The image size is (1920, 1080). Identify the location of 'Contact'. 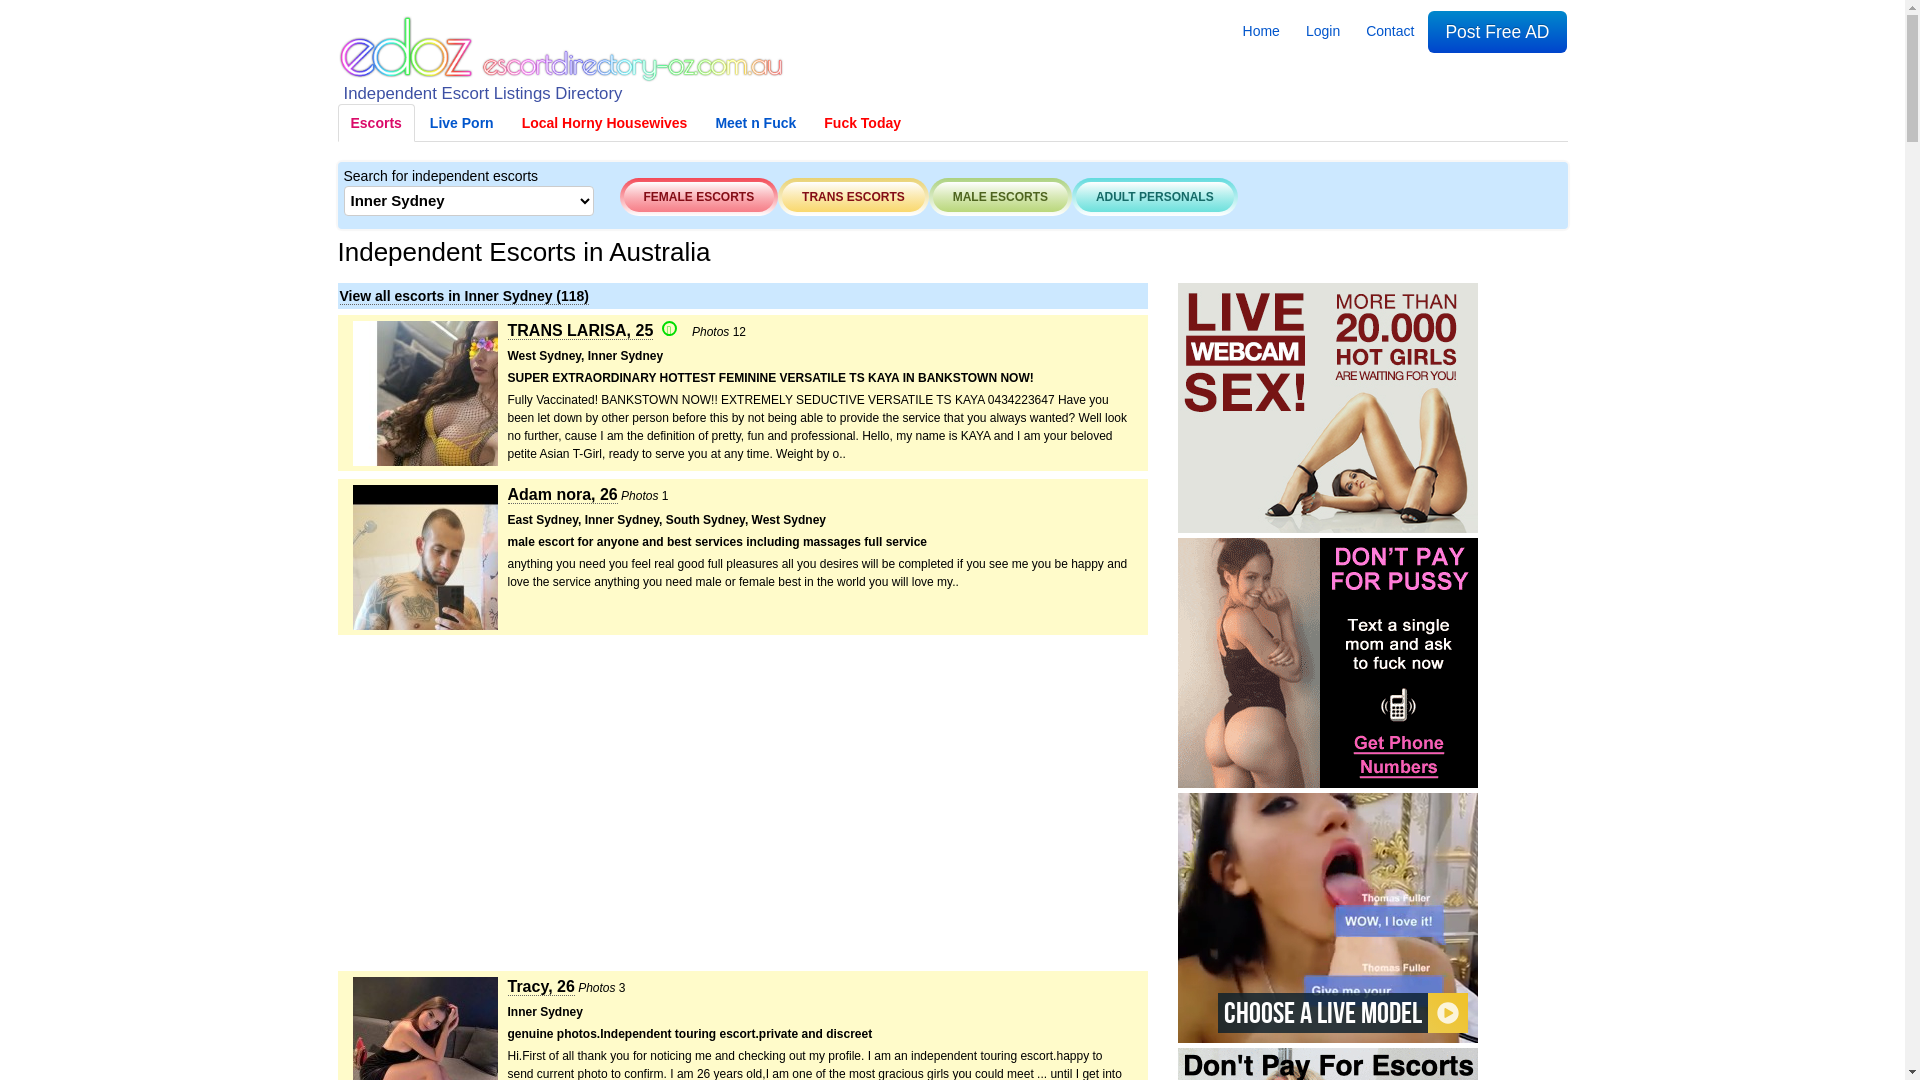
(1389, 30).